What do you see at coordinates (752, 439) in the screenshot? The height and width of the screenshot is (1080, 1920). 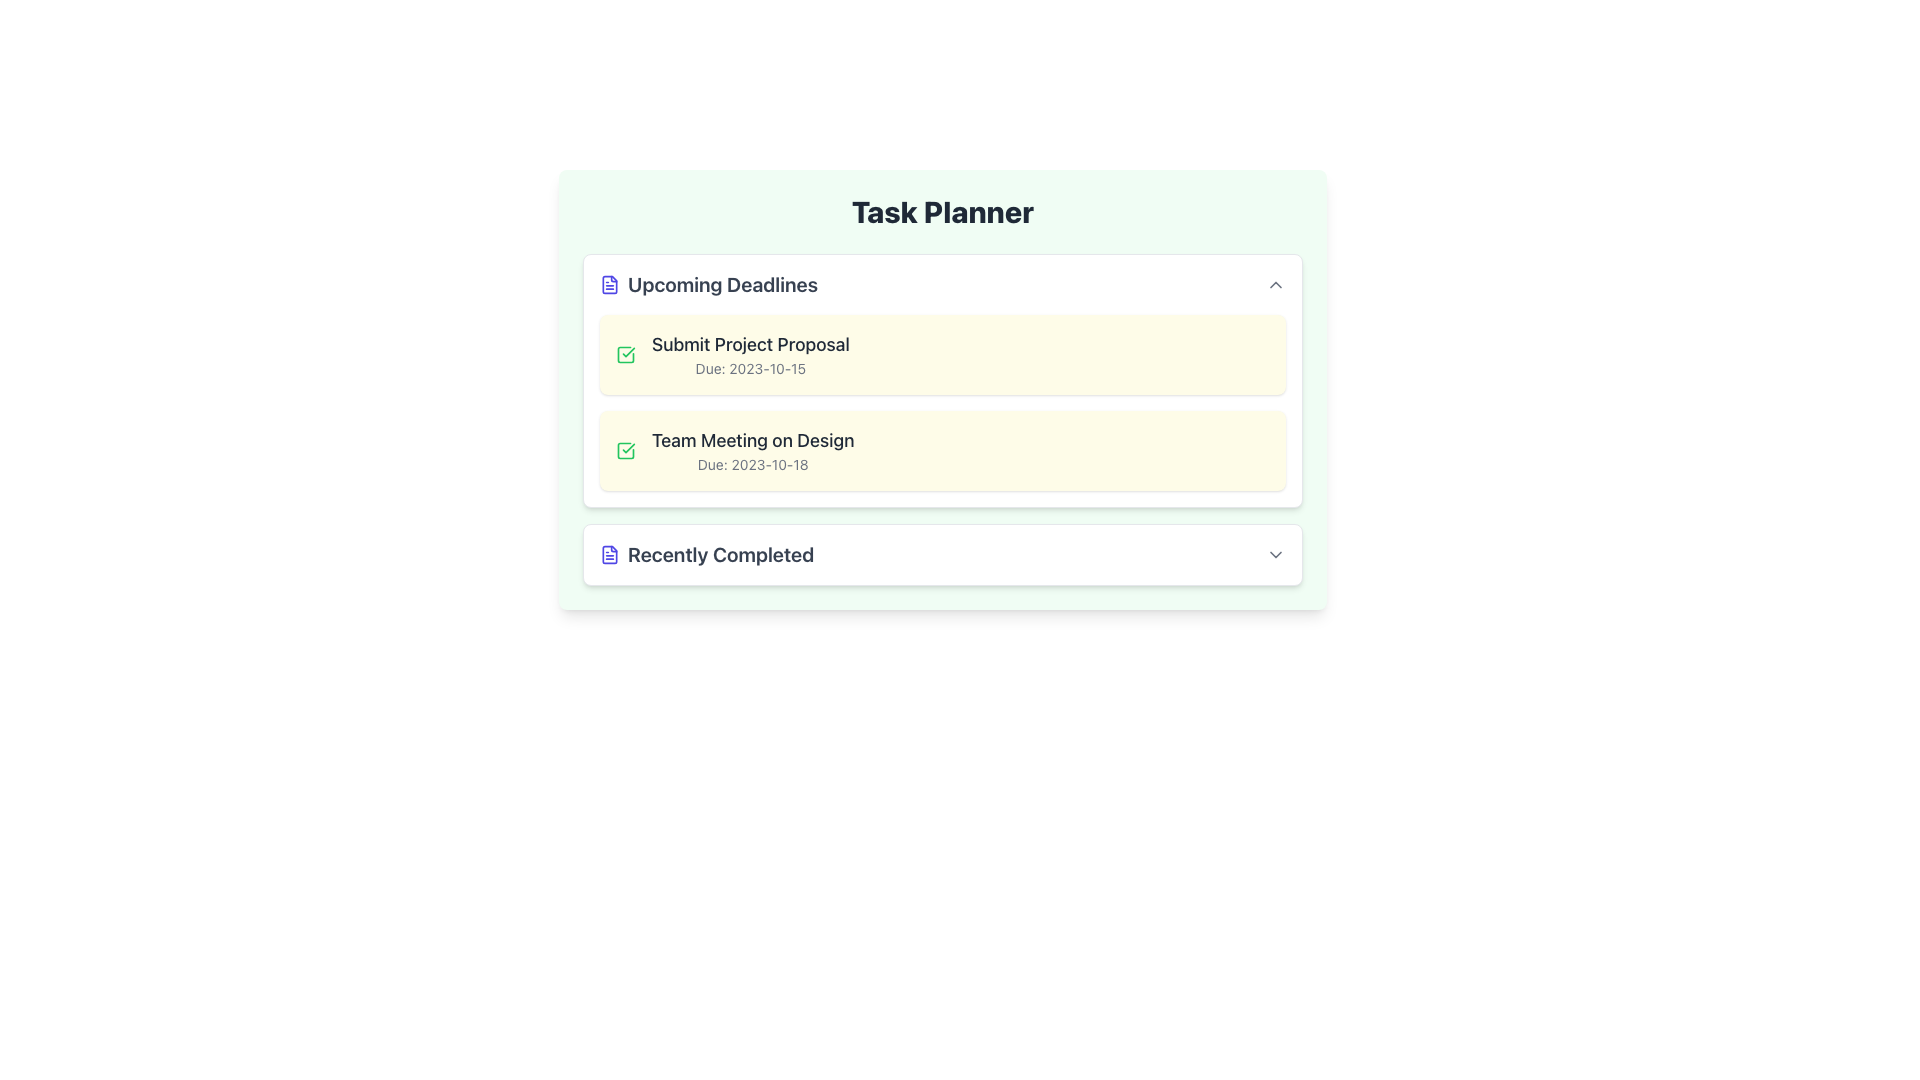 I see `text label displaying 'Team Meeting on Design' located in the 'Upcoming Deadlines' section of the 'Task Planner' interface` at bounding box center [752, 439].